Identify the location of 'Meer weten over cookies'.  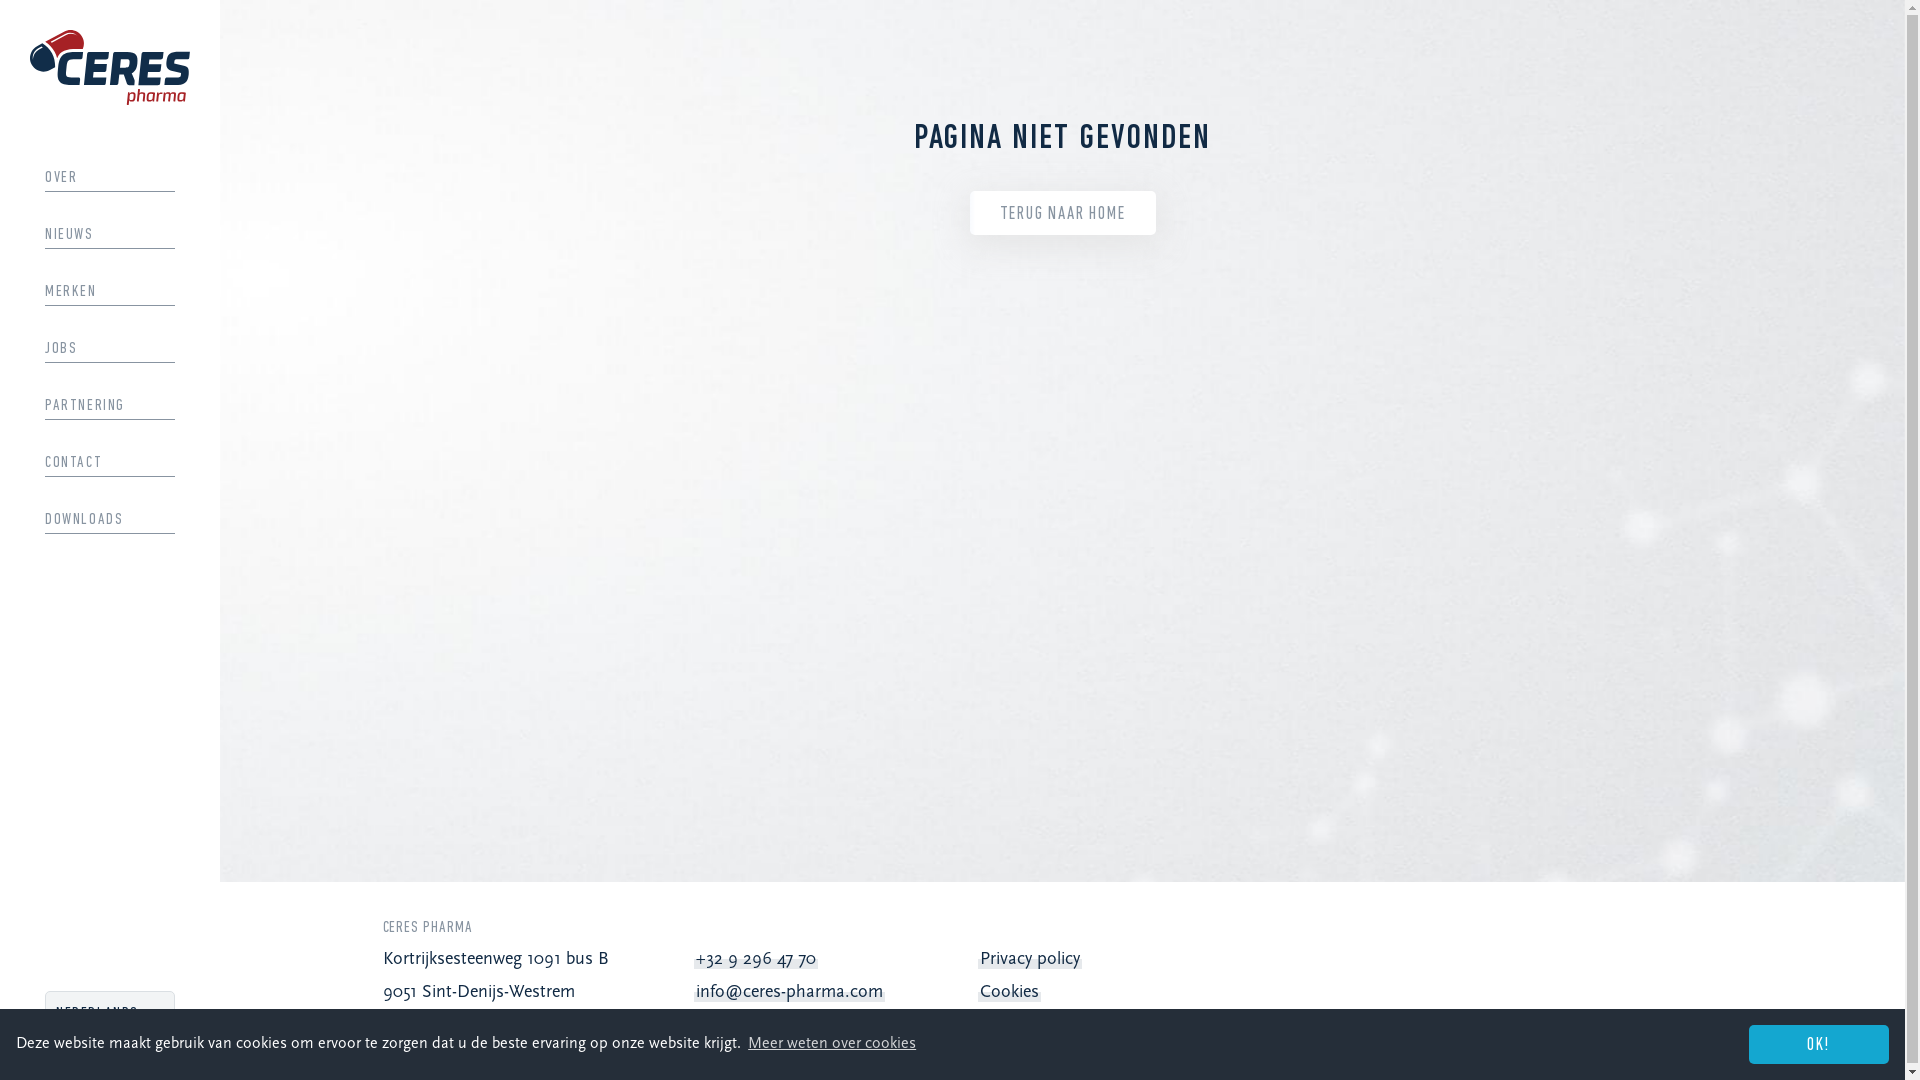
(831, 1043).